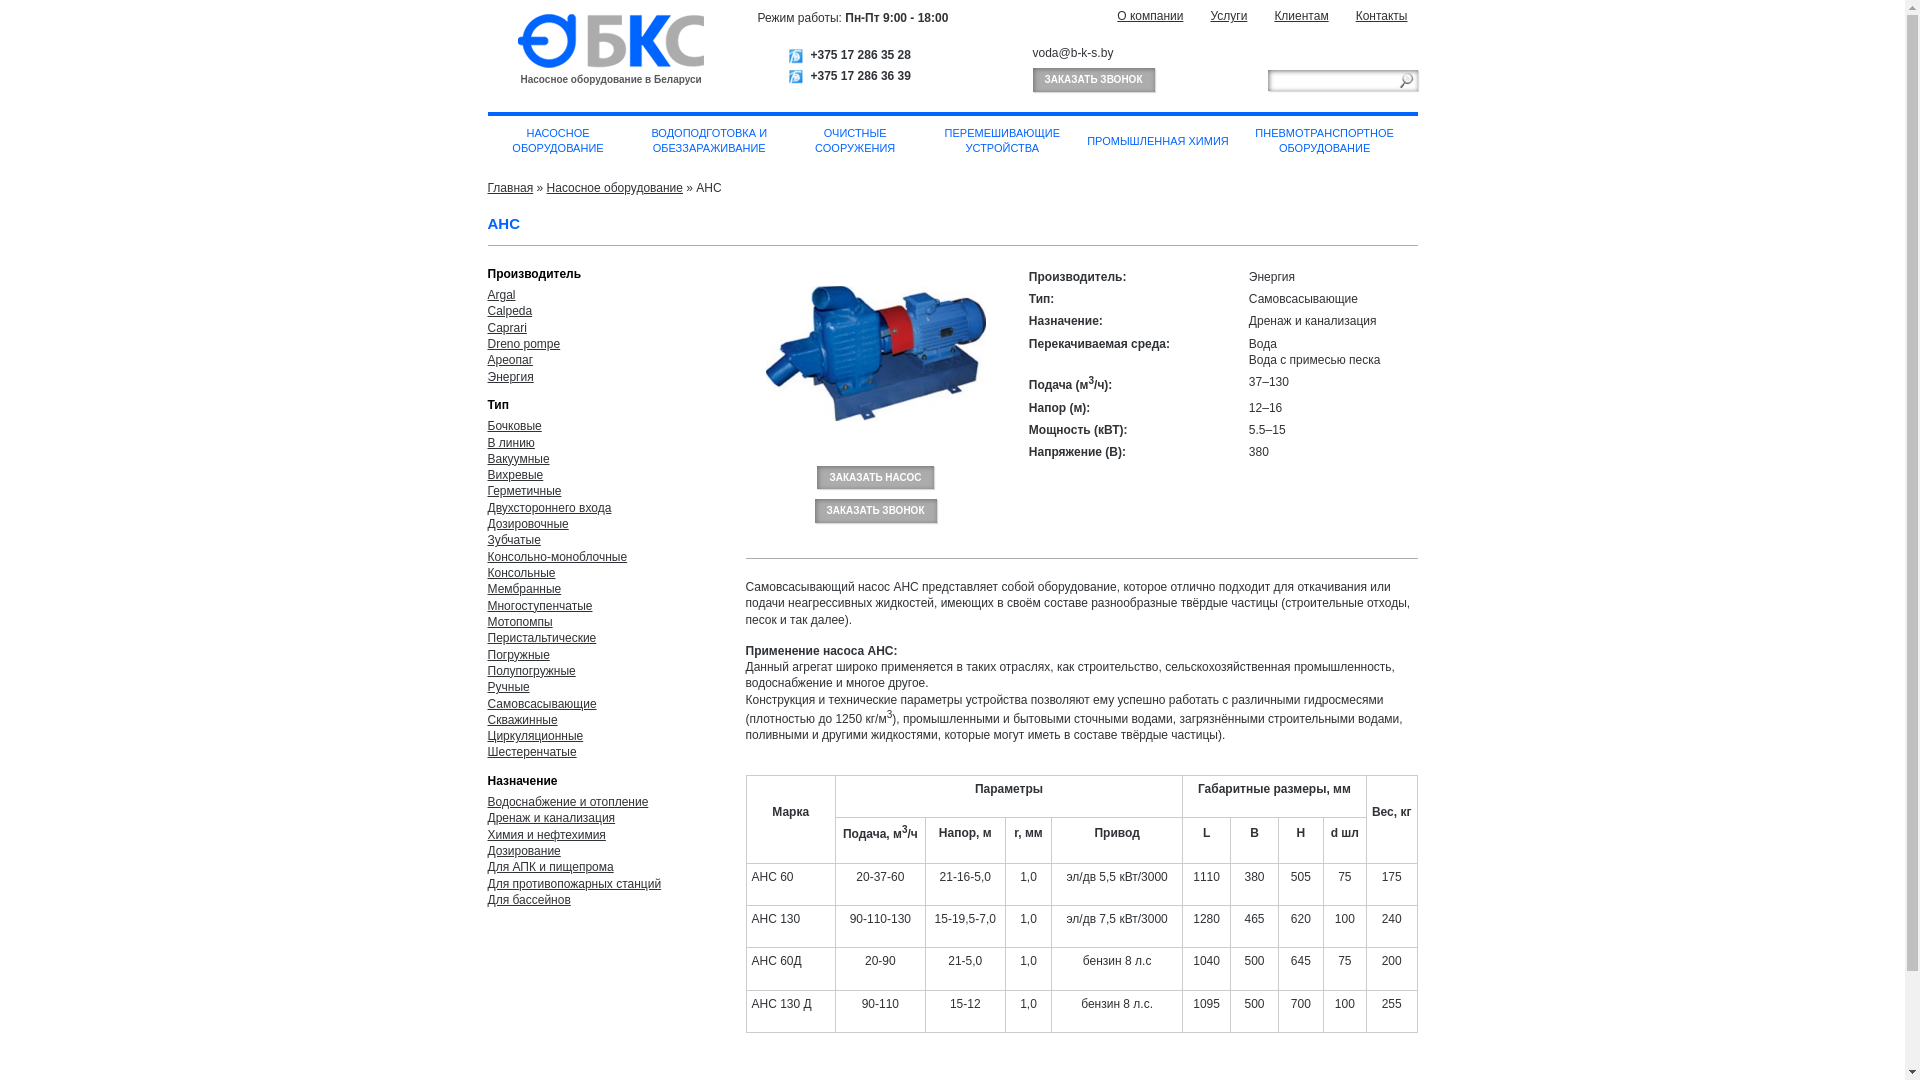 The height and width of the screenshot is (1080, 1920). What do you see at coordinates (510, 311) in the screenshot?
I see `'Calpeda'` at bounding box center [510, 311].